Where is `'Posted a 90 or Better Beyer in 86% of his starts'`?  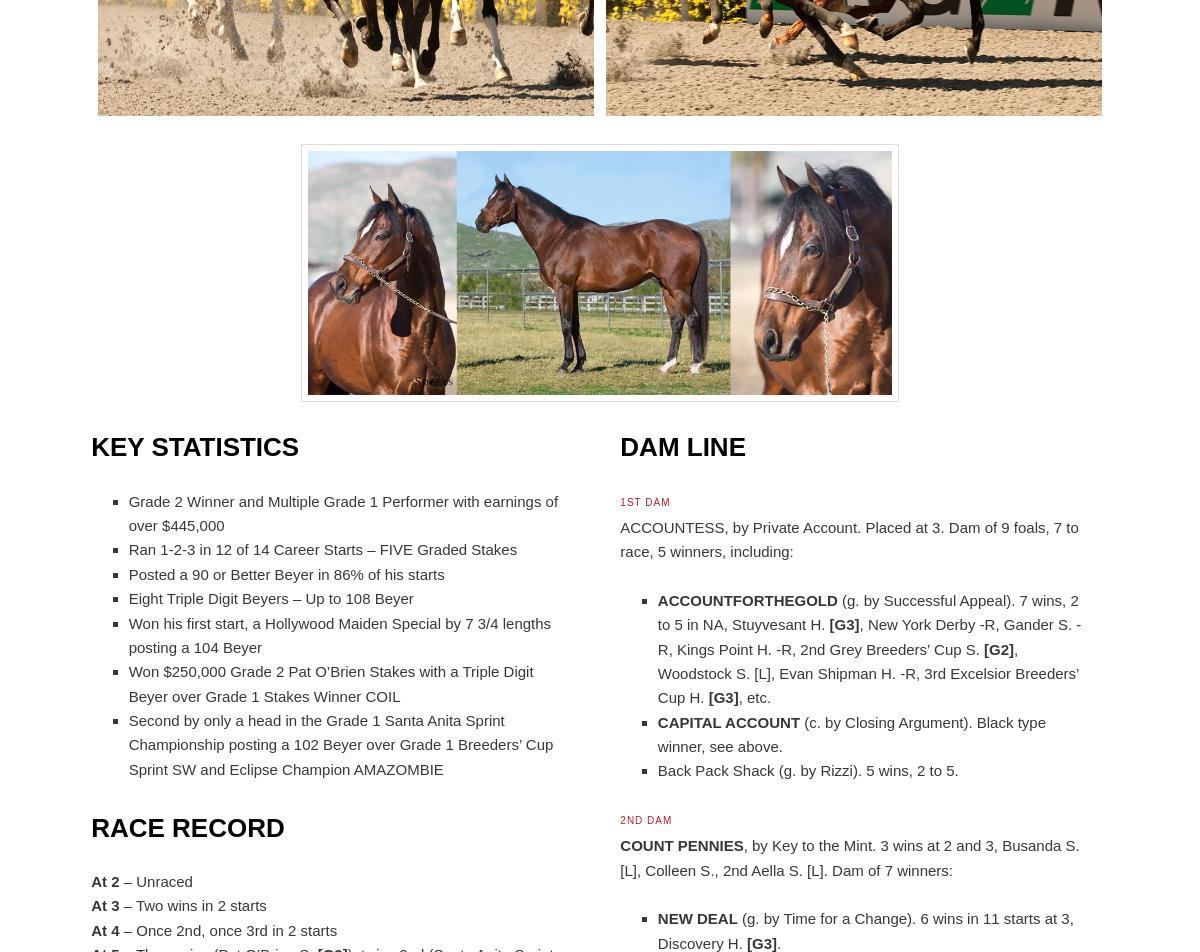 'Posted a 90 or Better Beyer in 86% of his starts' is located at coordinates (284, 573).